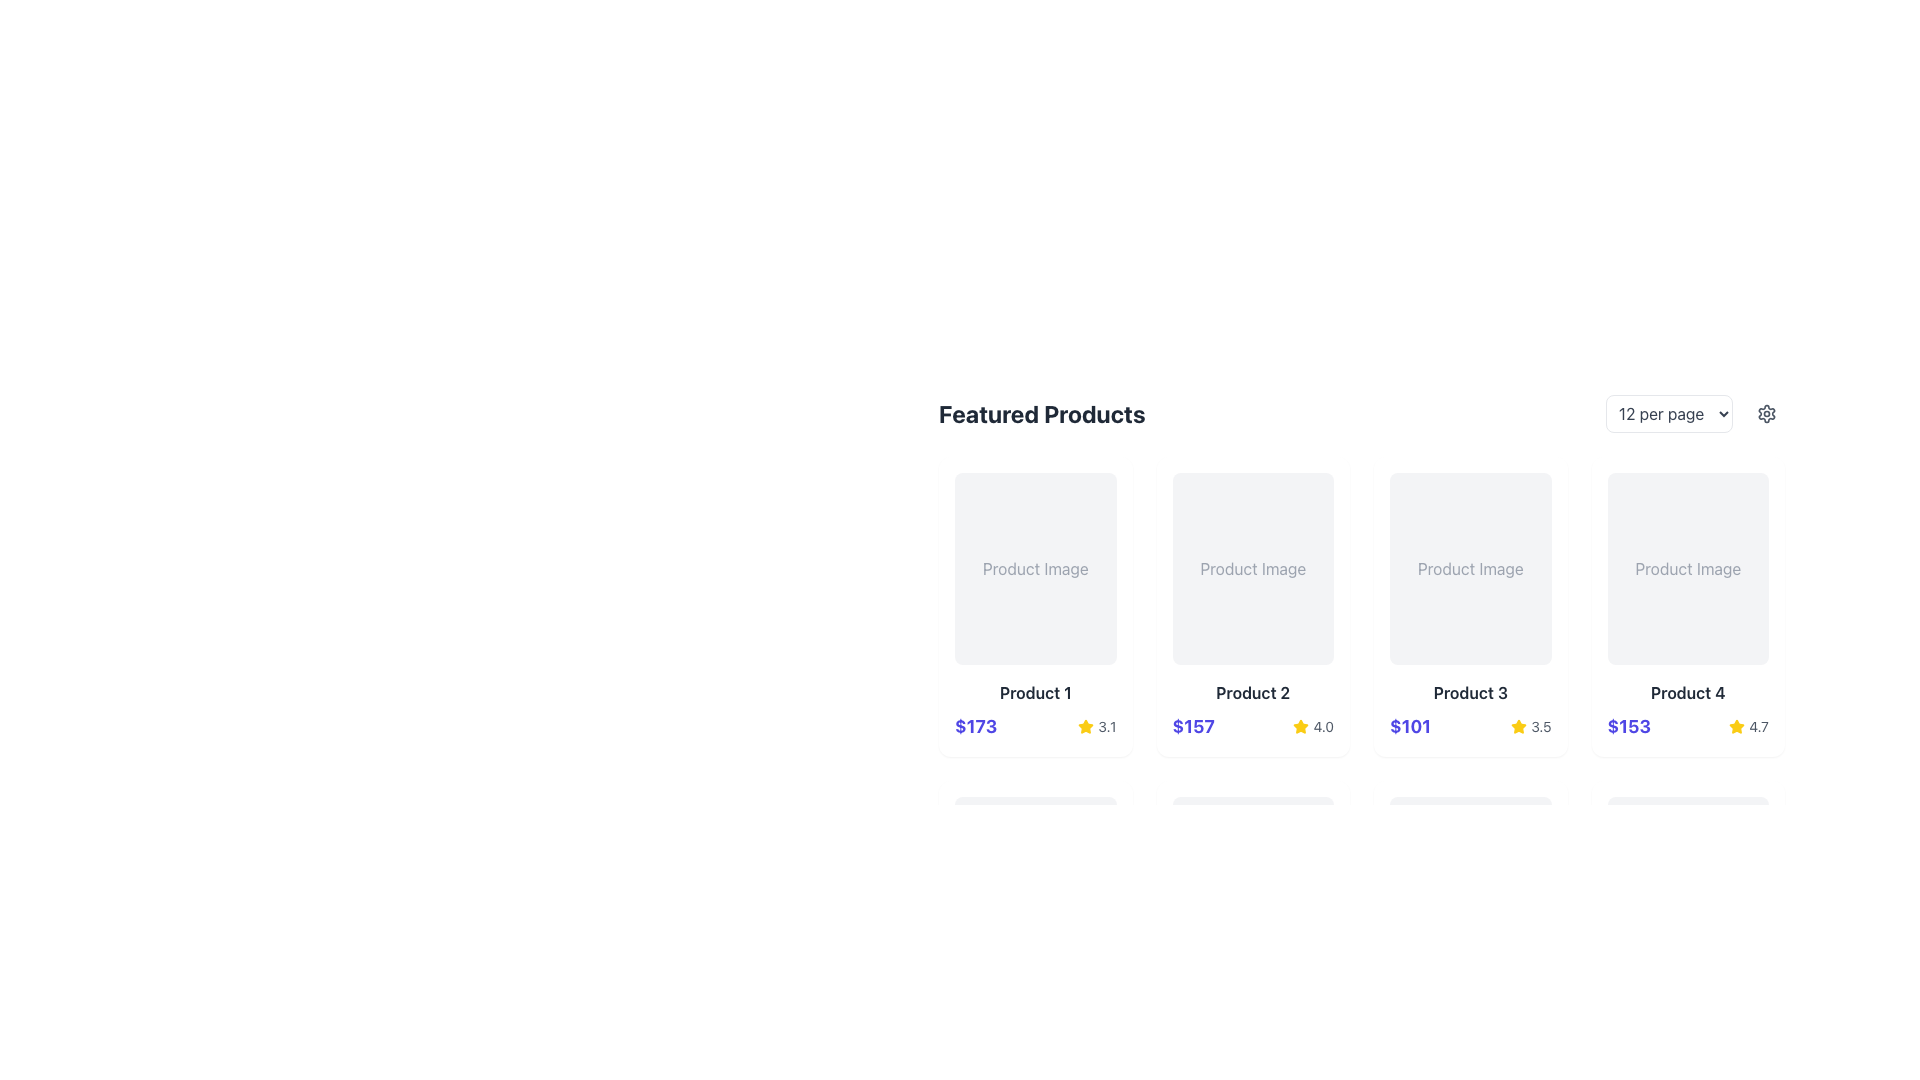  I want to click on the Text label that serves as a placeholder for the product image in the first product card of the 'Featured Products' section, which is centered above the product name and price information, so click(1035, 569).